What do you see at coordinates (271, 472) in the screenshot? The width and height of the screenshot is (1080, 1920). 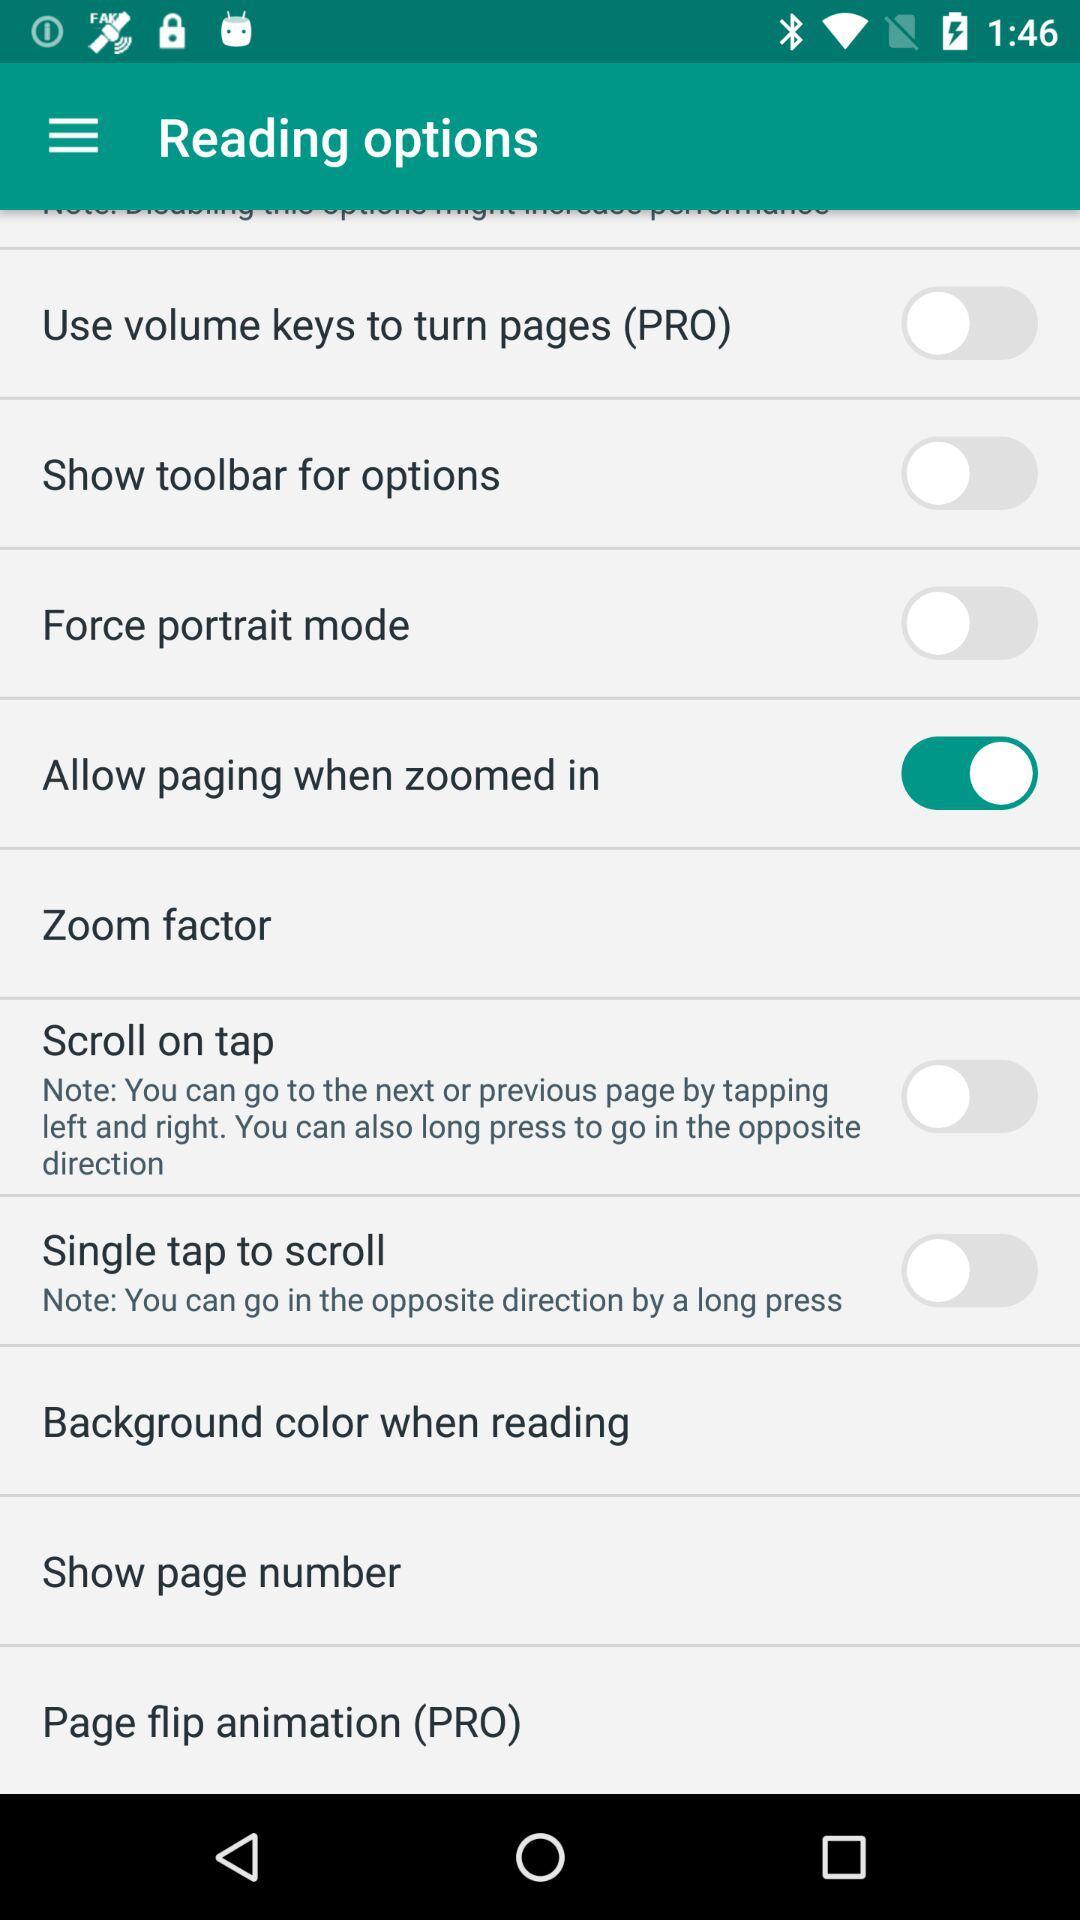 I see `the show toolbar for icon` at bounding box center [271, 472].